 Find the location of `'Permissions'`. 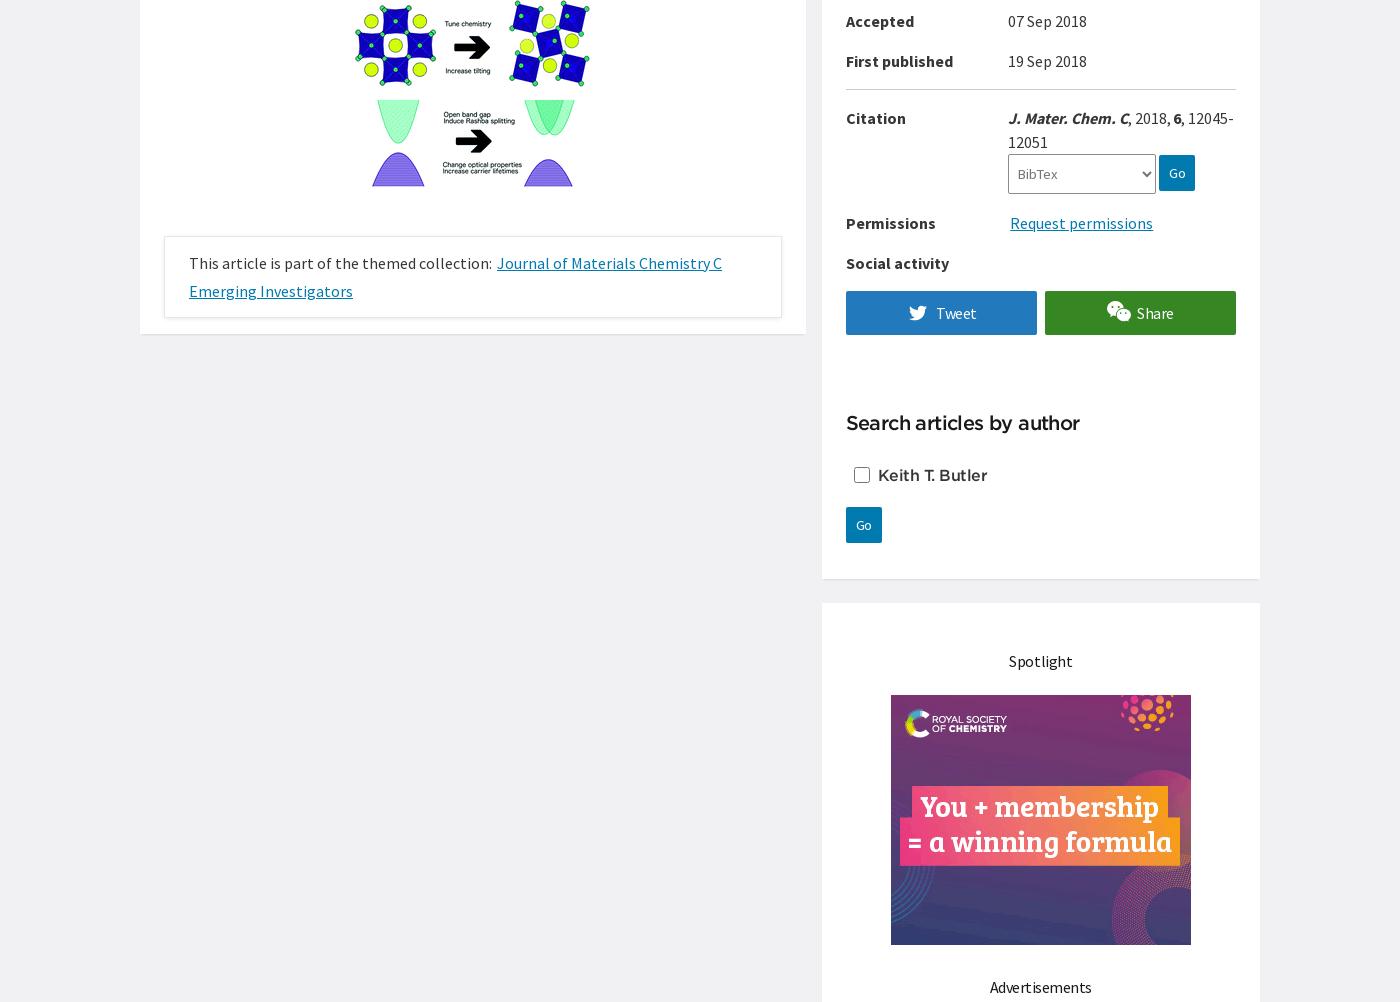

'Permissions' is located at coordinates (889, 223).